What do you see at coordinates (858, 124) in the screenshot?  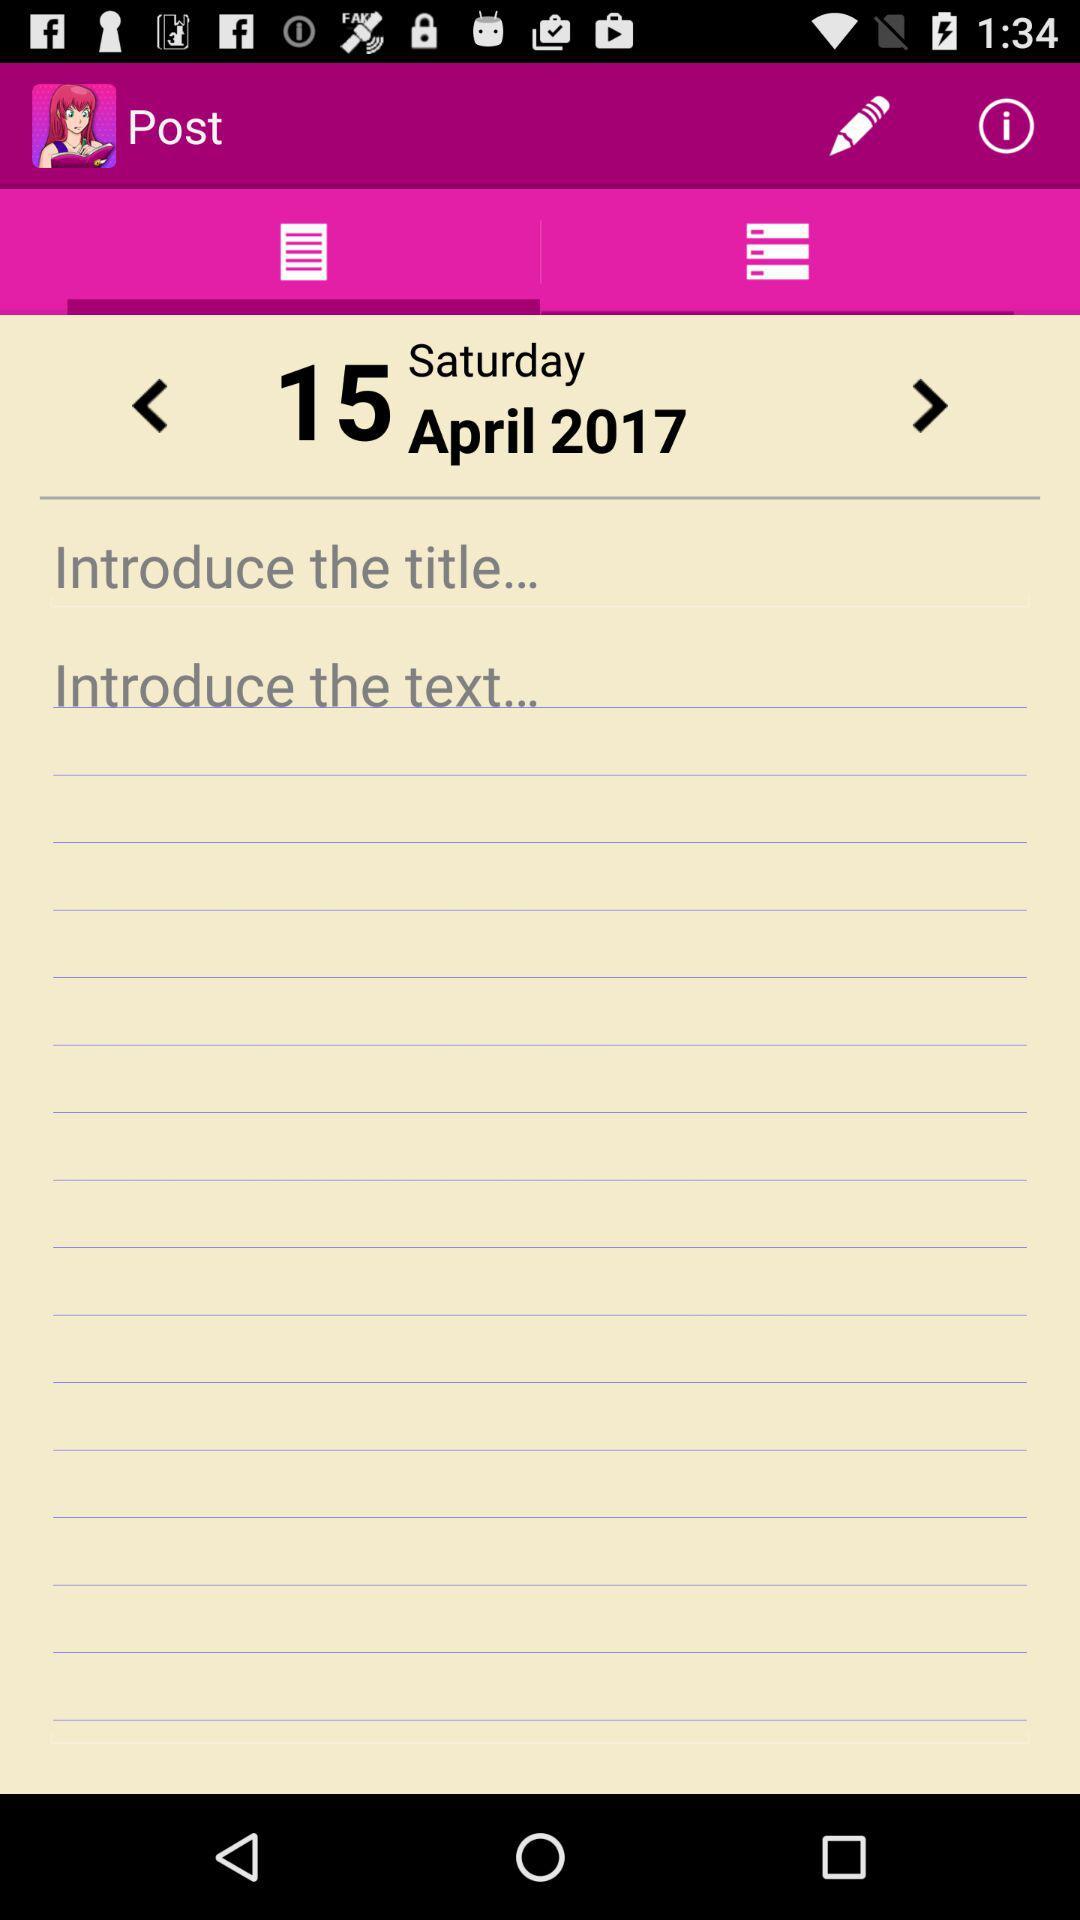 I see `app next to post` at bounding box center [858, 124].